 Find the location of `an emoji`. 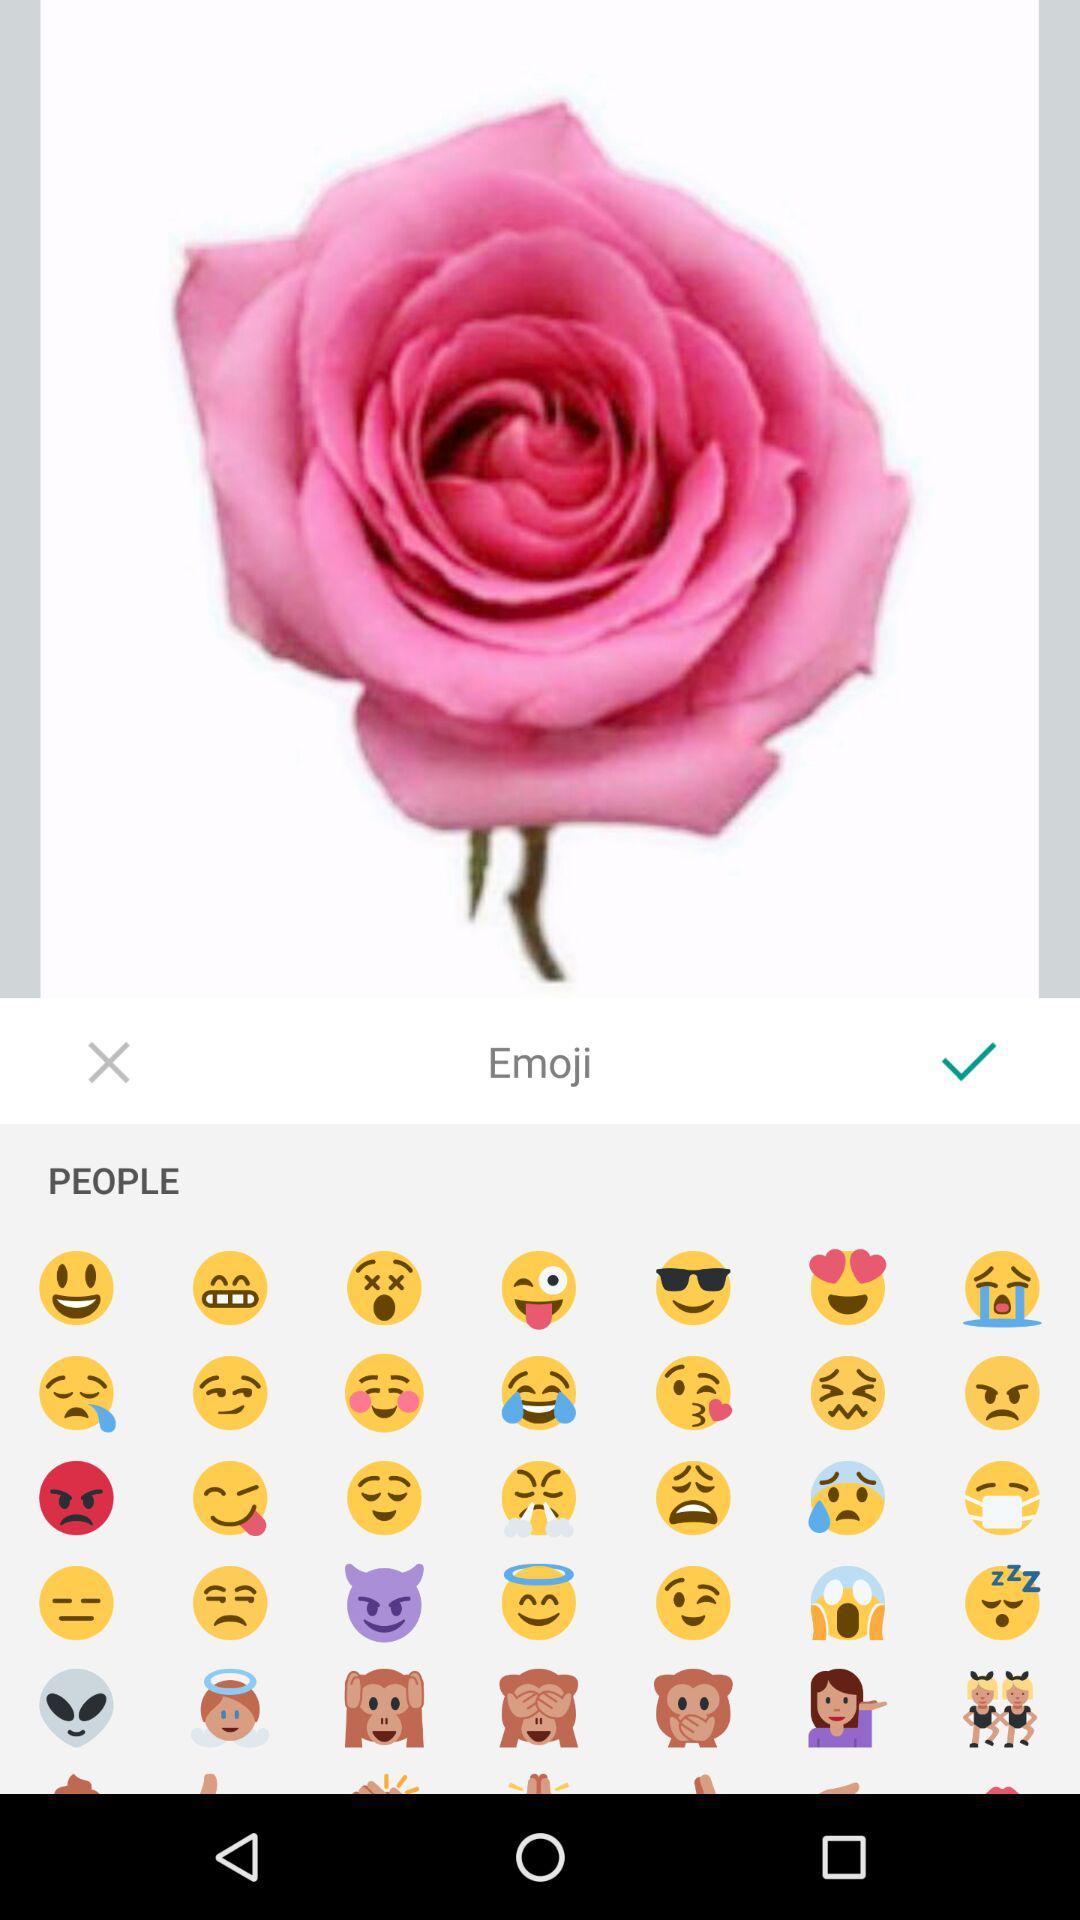

an emoji is located at coordinates (75, 1707).